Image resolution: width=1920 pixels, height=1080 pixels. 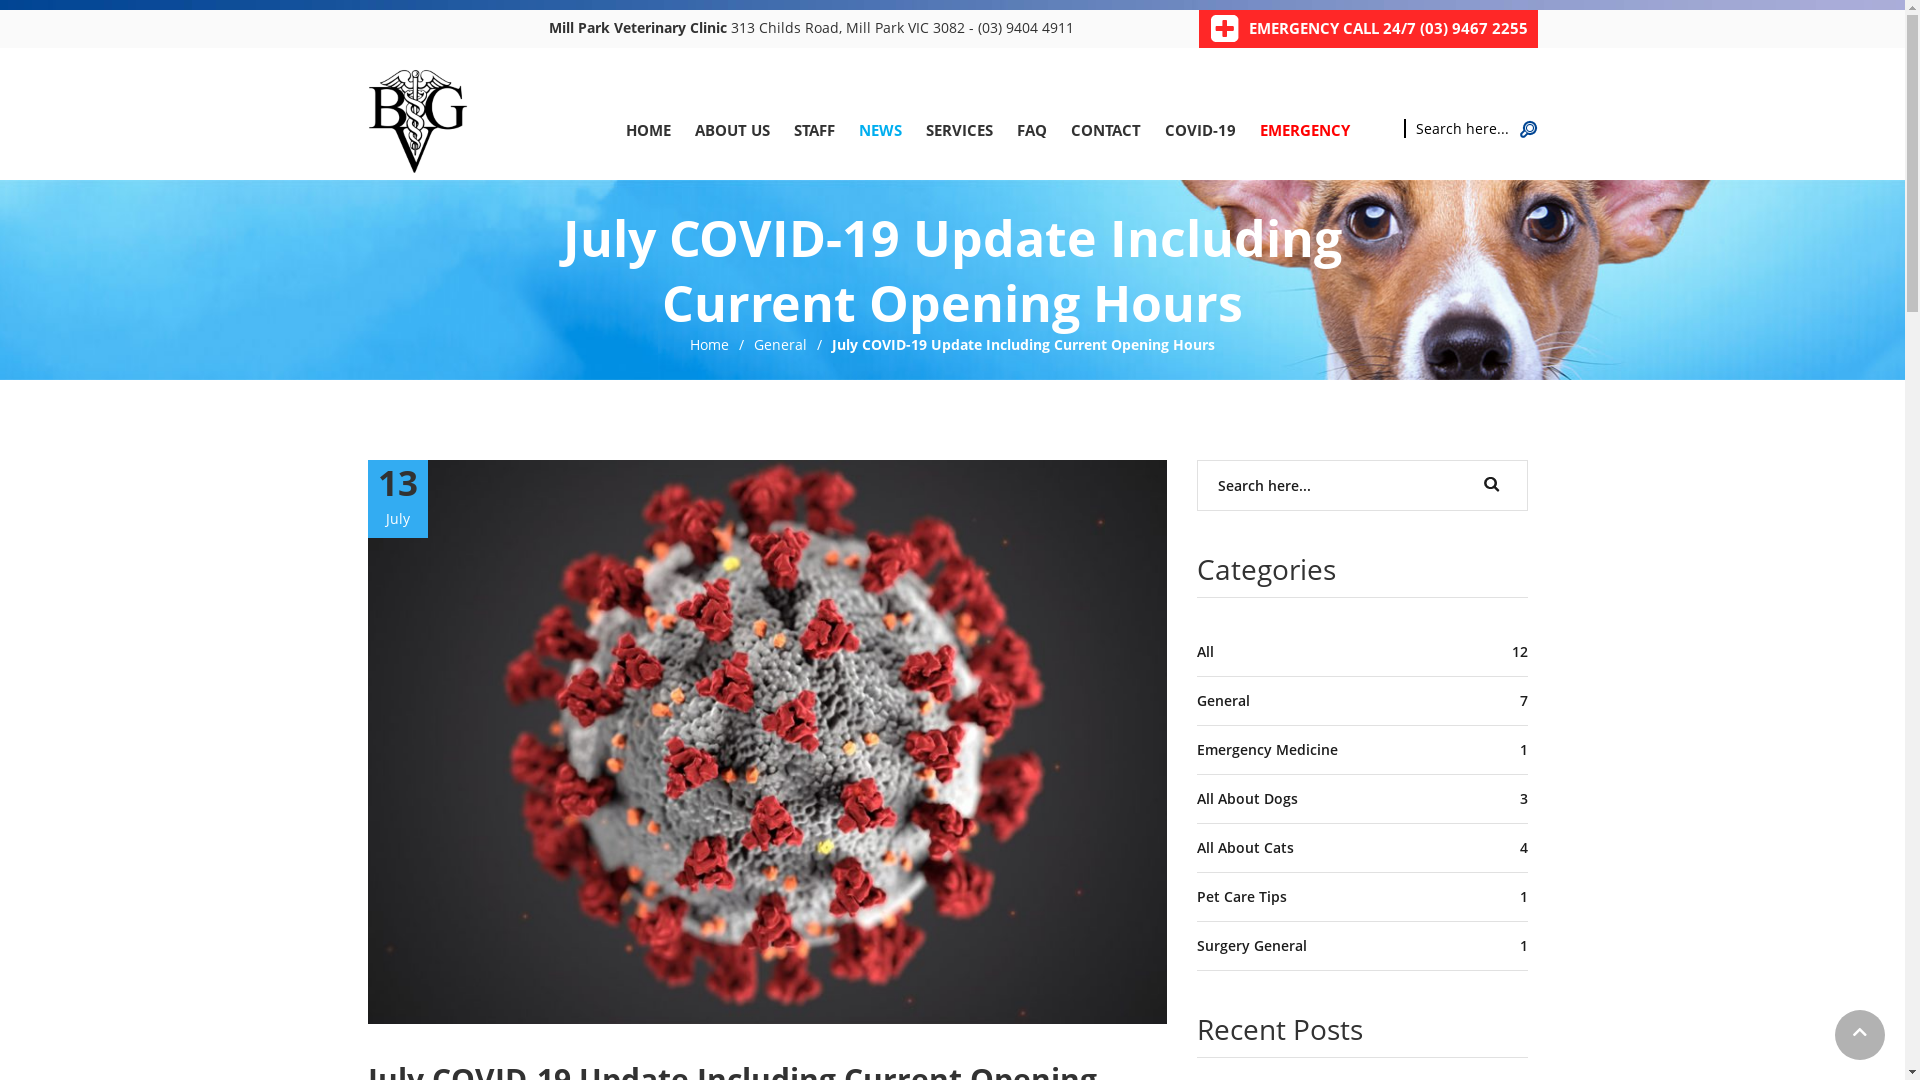 What do you see at coordinates (879, 130) in the screenshot?
I see `'NEWS'` at bounding box center [879, 130].